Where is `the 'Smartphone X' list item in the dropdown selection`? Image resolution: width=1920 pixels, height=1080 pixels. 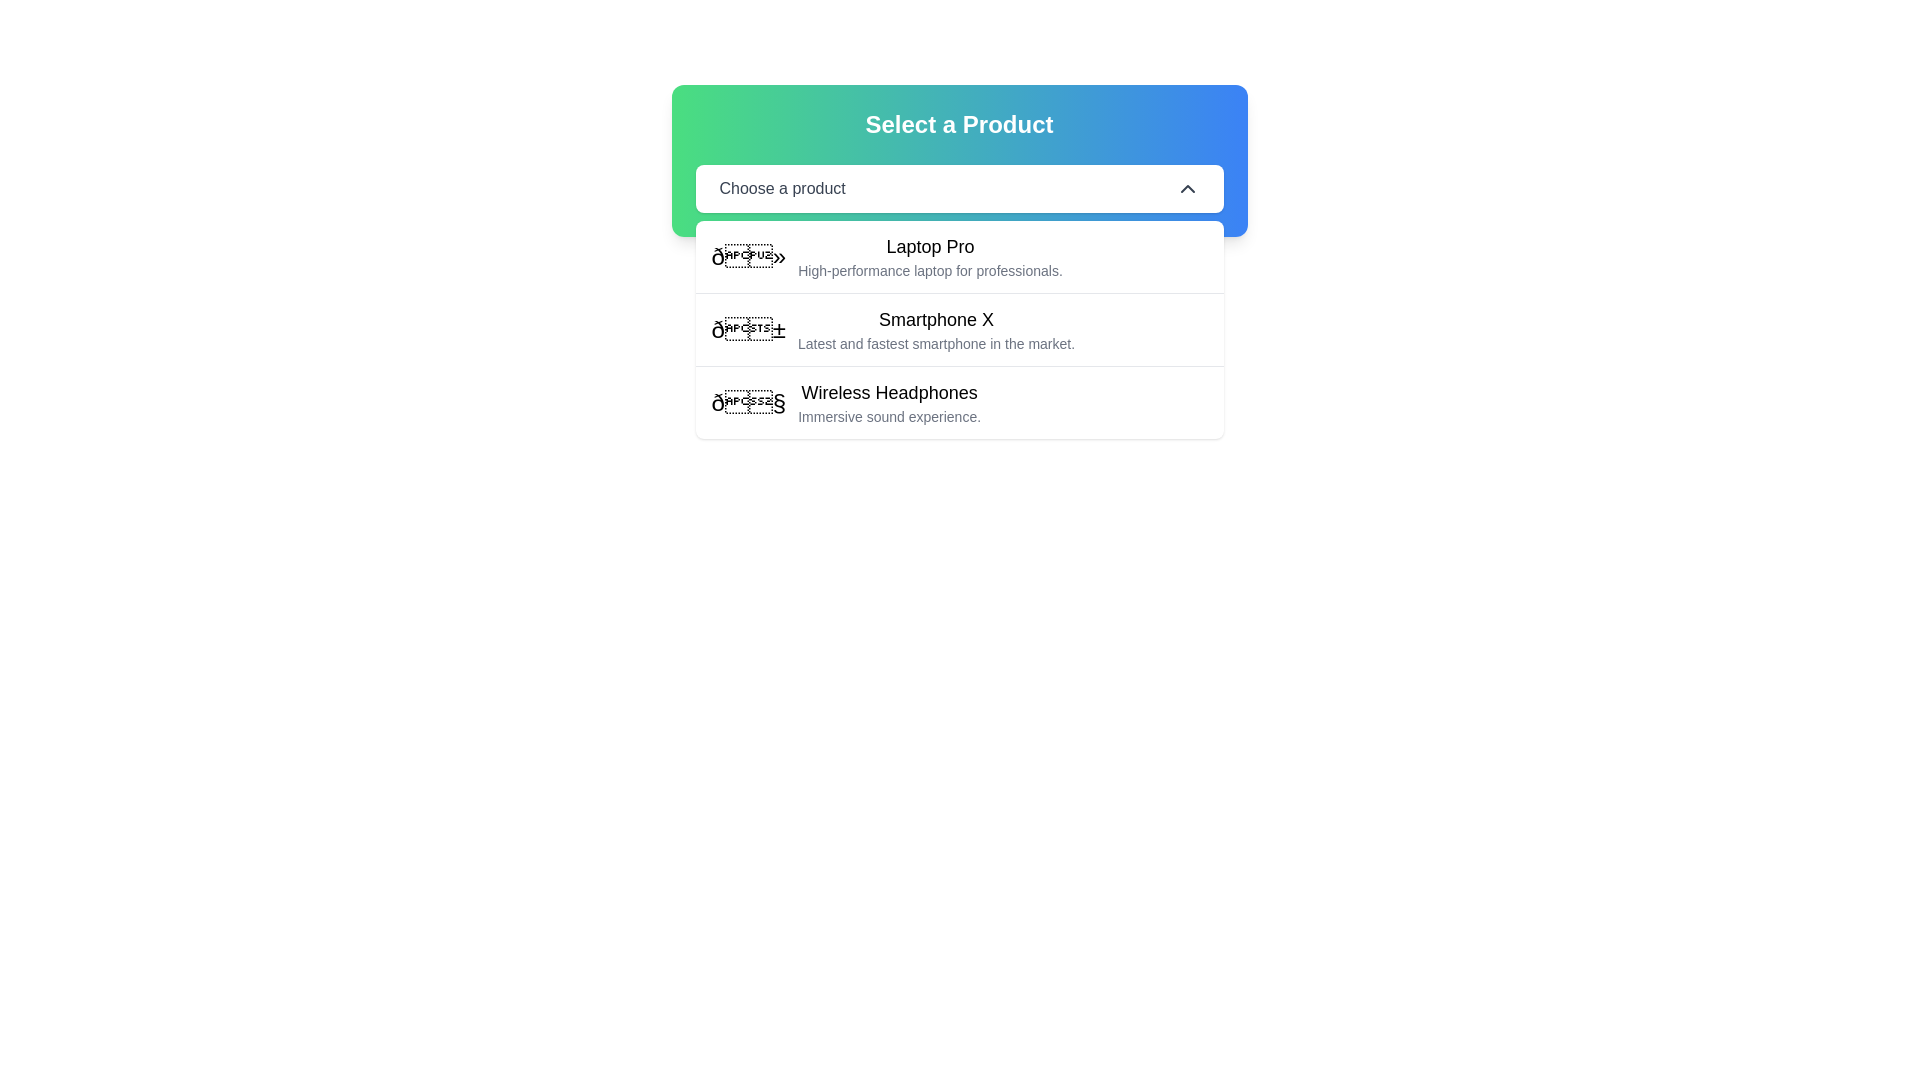
the 'Smartphone X' list item in the dropdown selection is located at coordinates (892, 329).